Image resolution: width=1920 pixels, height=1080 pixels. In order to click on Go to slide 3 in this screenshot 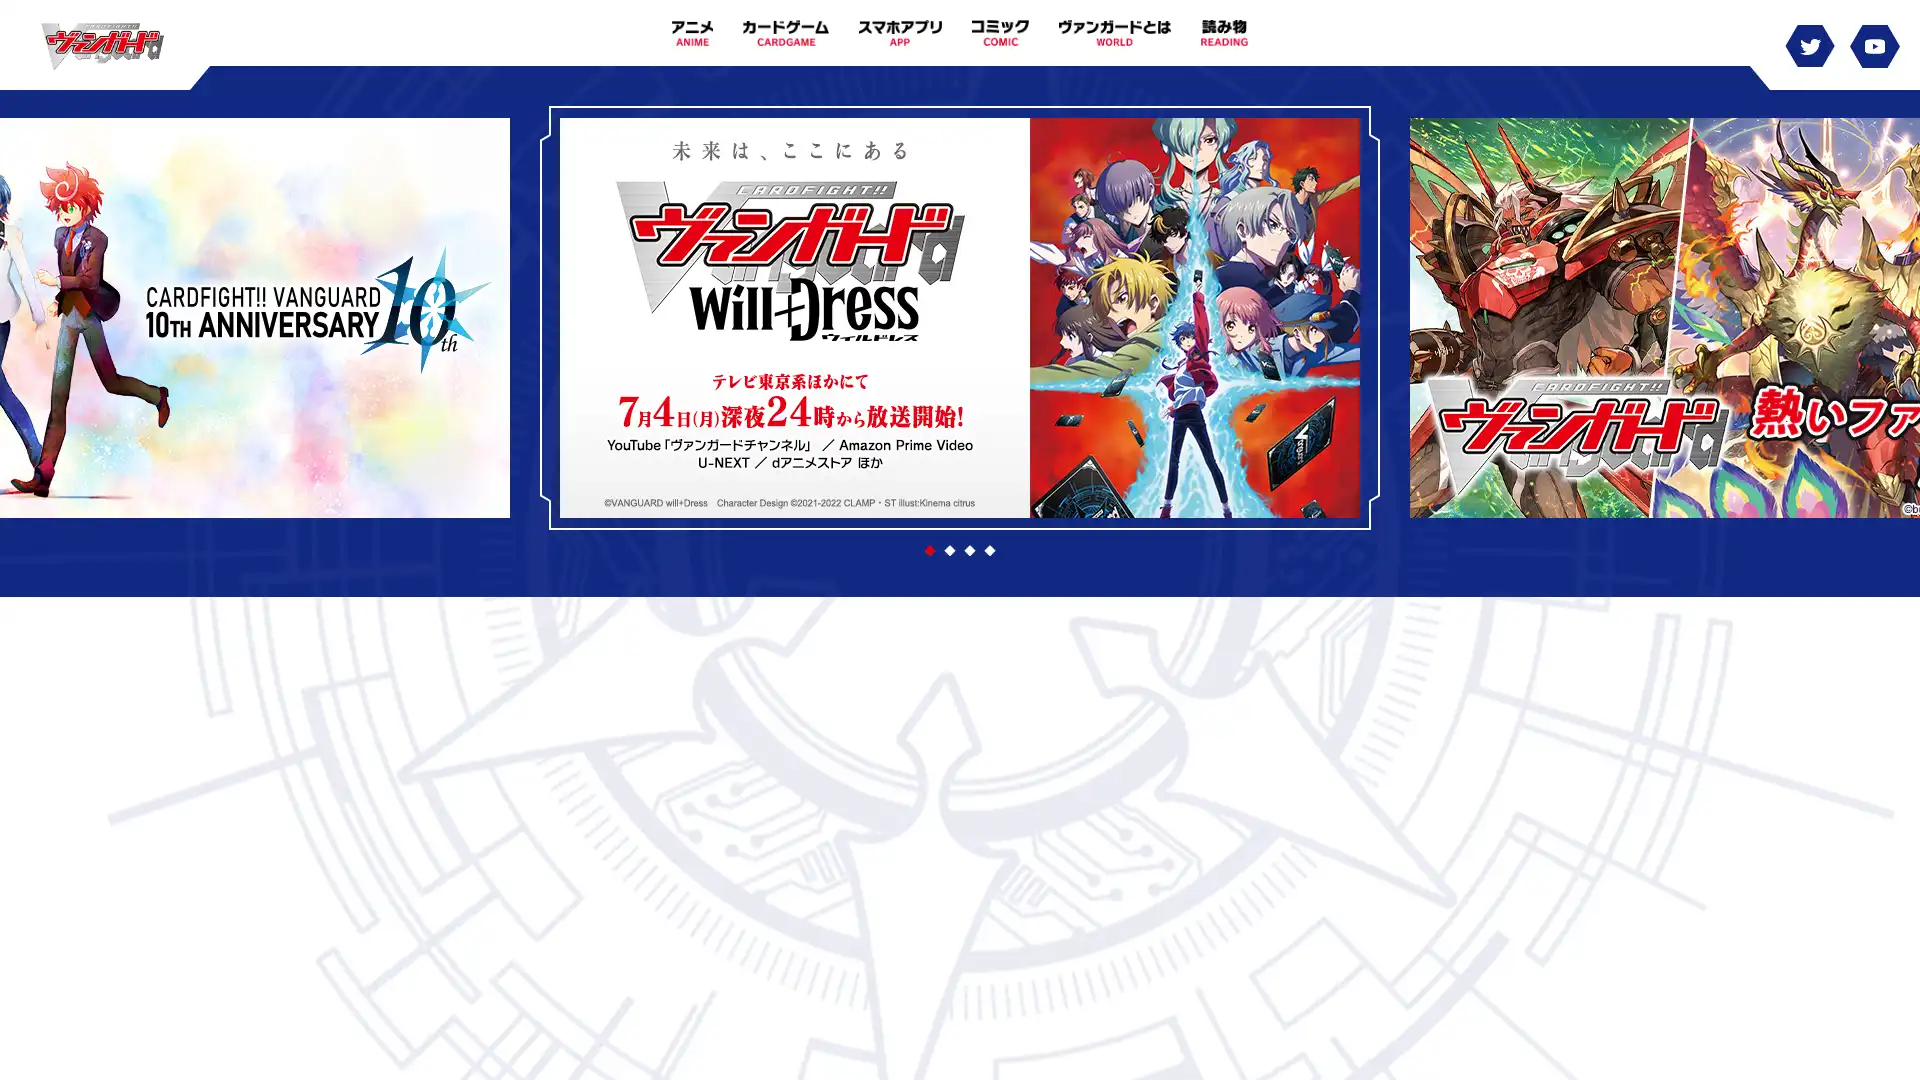, I will do `click(969, 551)`.